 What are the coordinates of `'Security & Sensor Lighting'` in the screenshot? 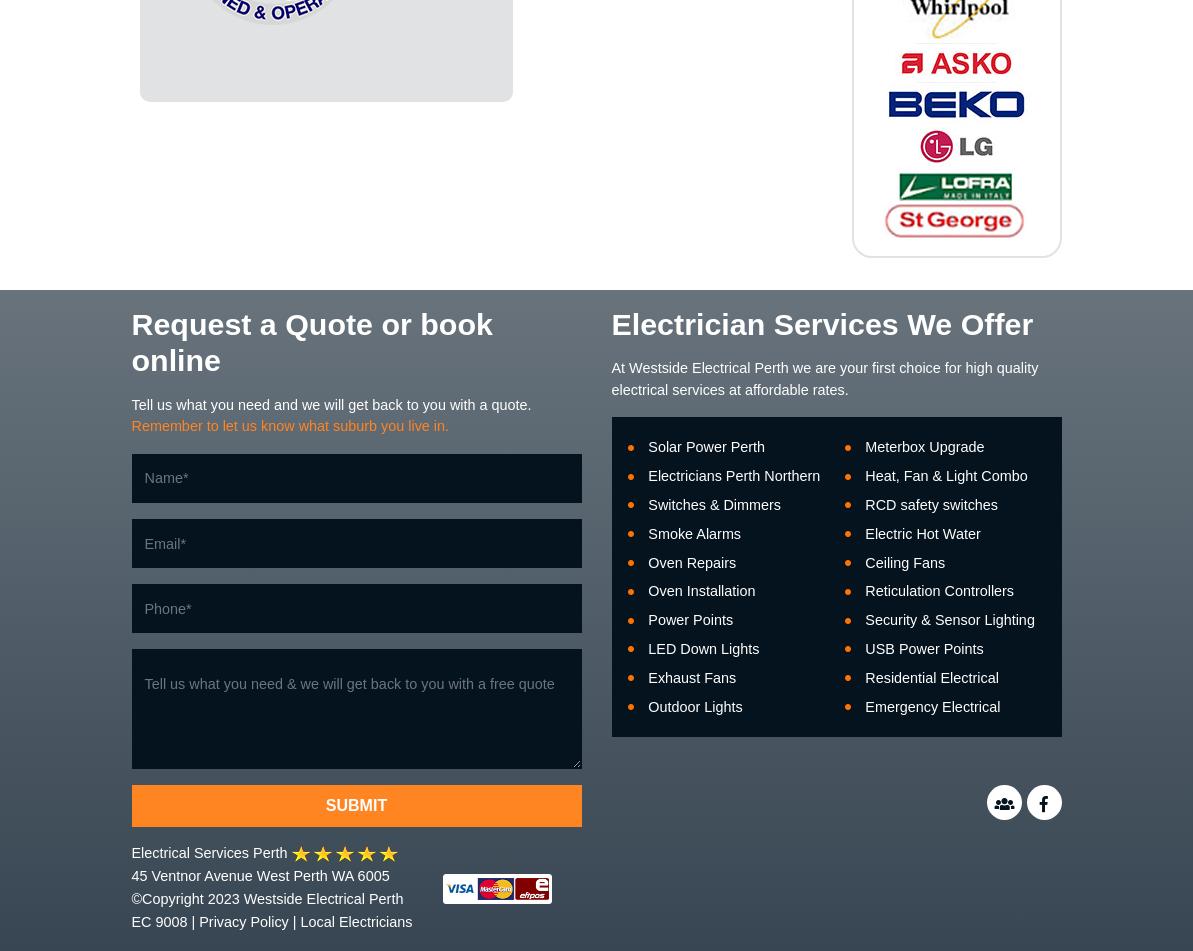 It's located at (864, 618).